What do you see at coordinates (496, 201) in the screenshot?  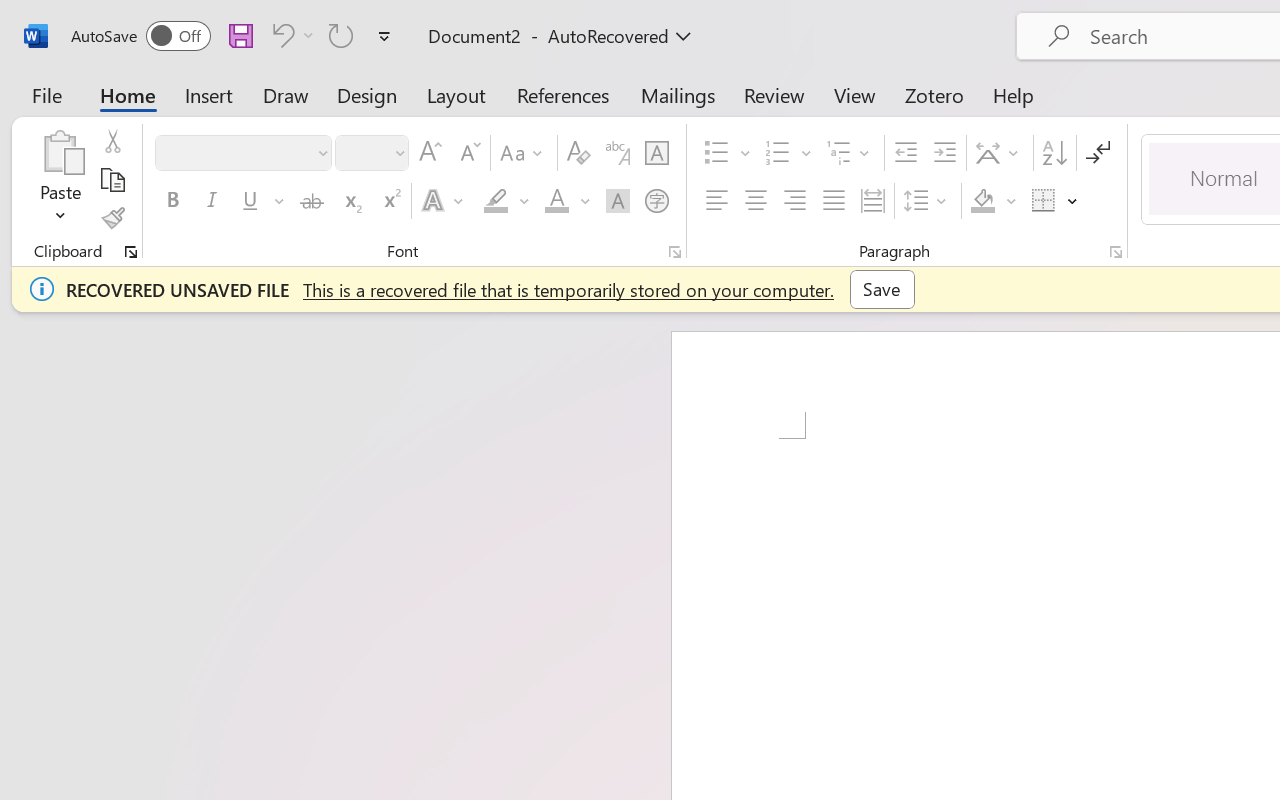 I see `'Text Highlight Color Yellow'` at bounding box center [496, 201].